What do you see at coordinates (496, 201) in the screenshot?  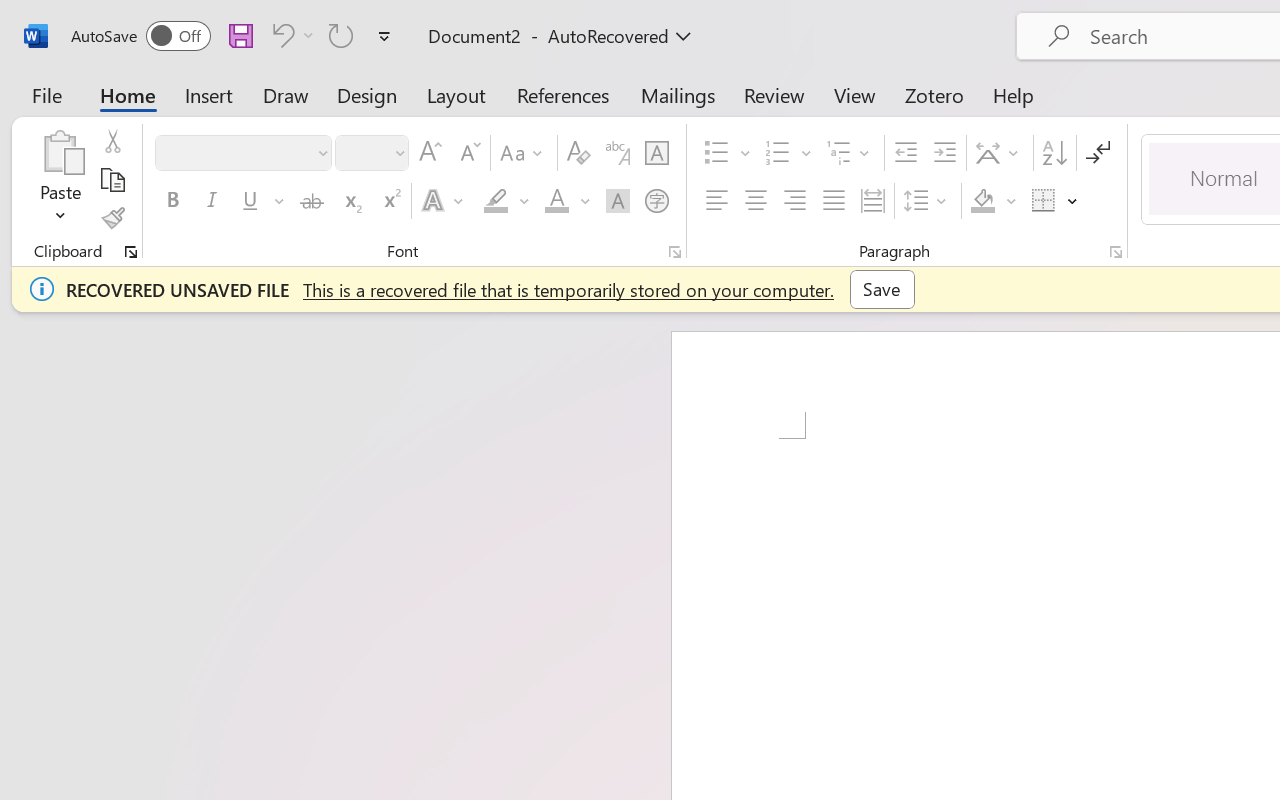 I see `'Text Highlight Color Yellow'` at bounding box center [496, 201].